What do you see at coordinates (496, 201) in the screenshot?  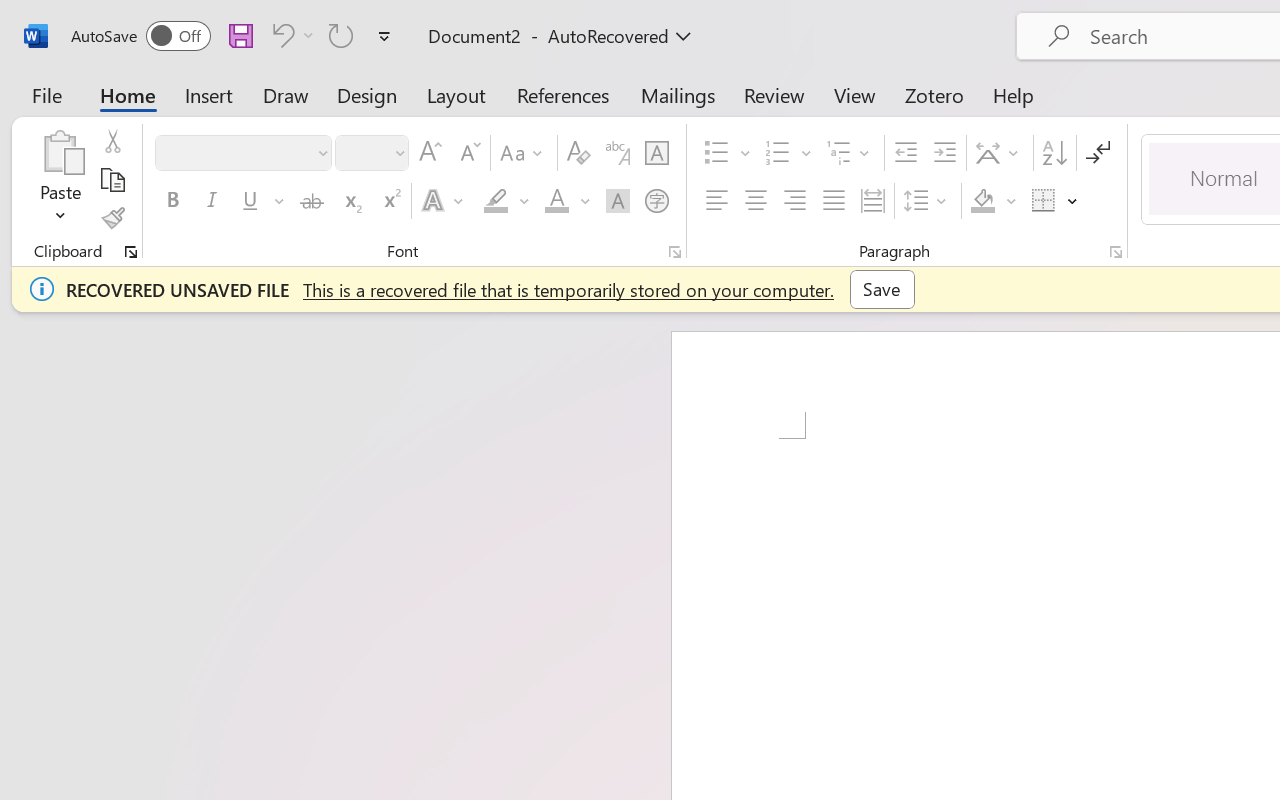 I see `'Text Highlight Color Yellow'` at bounding box center [496, 201].